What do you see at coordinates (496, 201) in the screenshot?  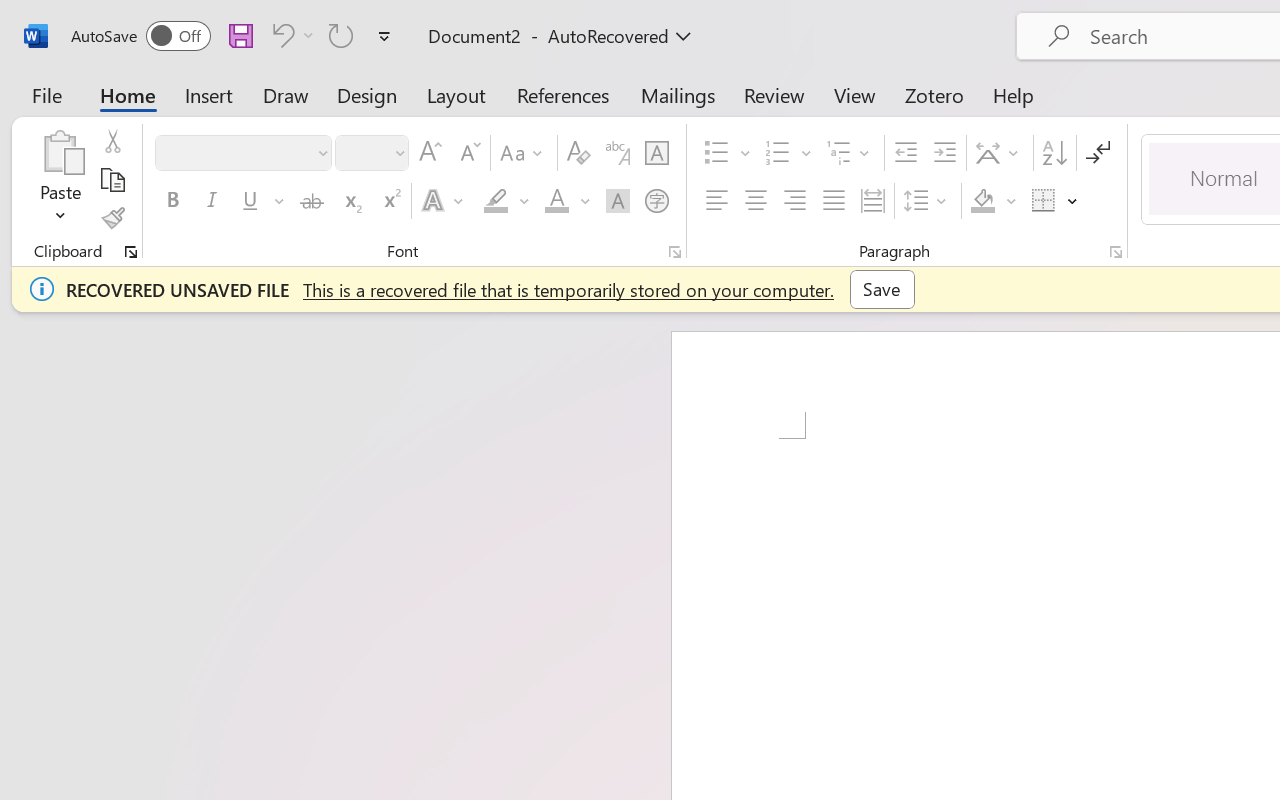 I see `'Text Highlight Color Yellow'` at bounding box center [496, 201].